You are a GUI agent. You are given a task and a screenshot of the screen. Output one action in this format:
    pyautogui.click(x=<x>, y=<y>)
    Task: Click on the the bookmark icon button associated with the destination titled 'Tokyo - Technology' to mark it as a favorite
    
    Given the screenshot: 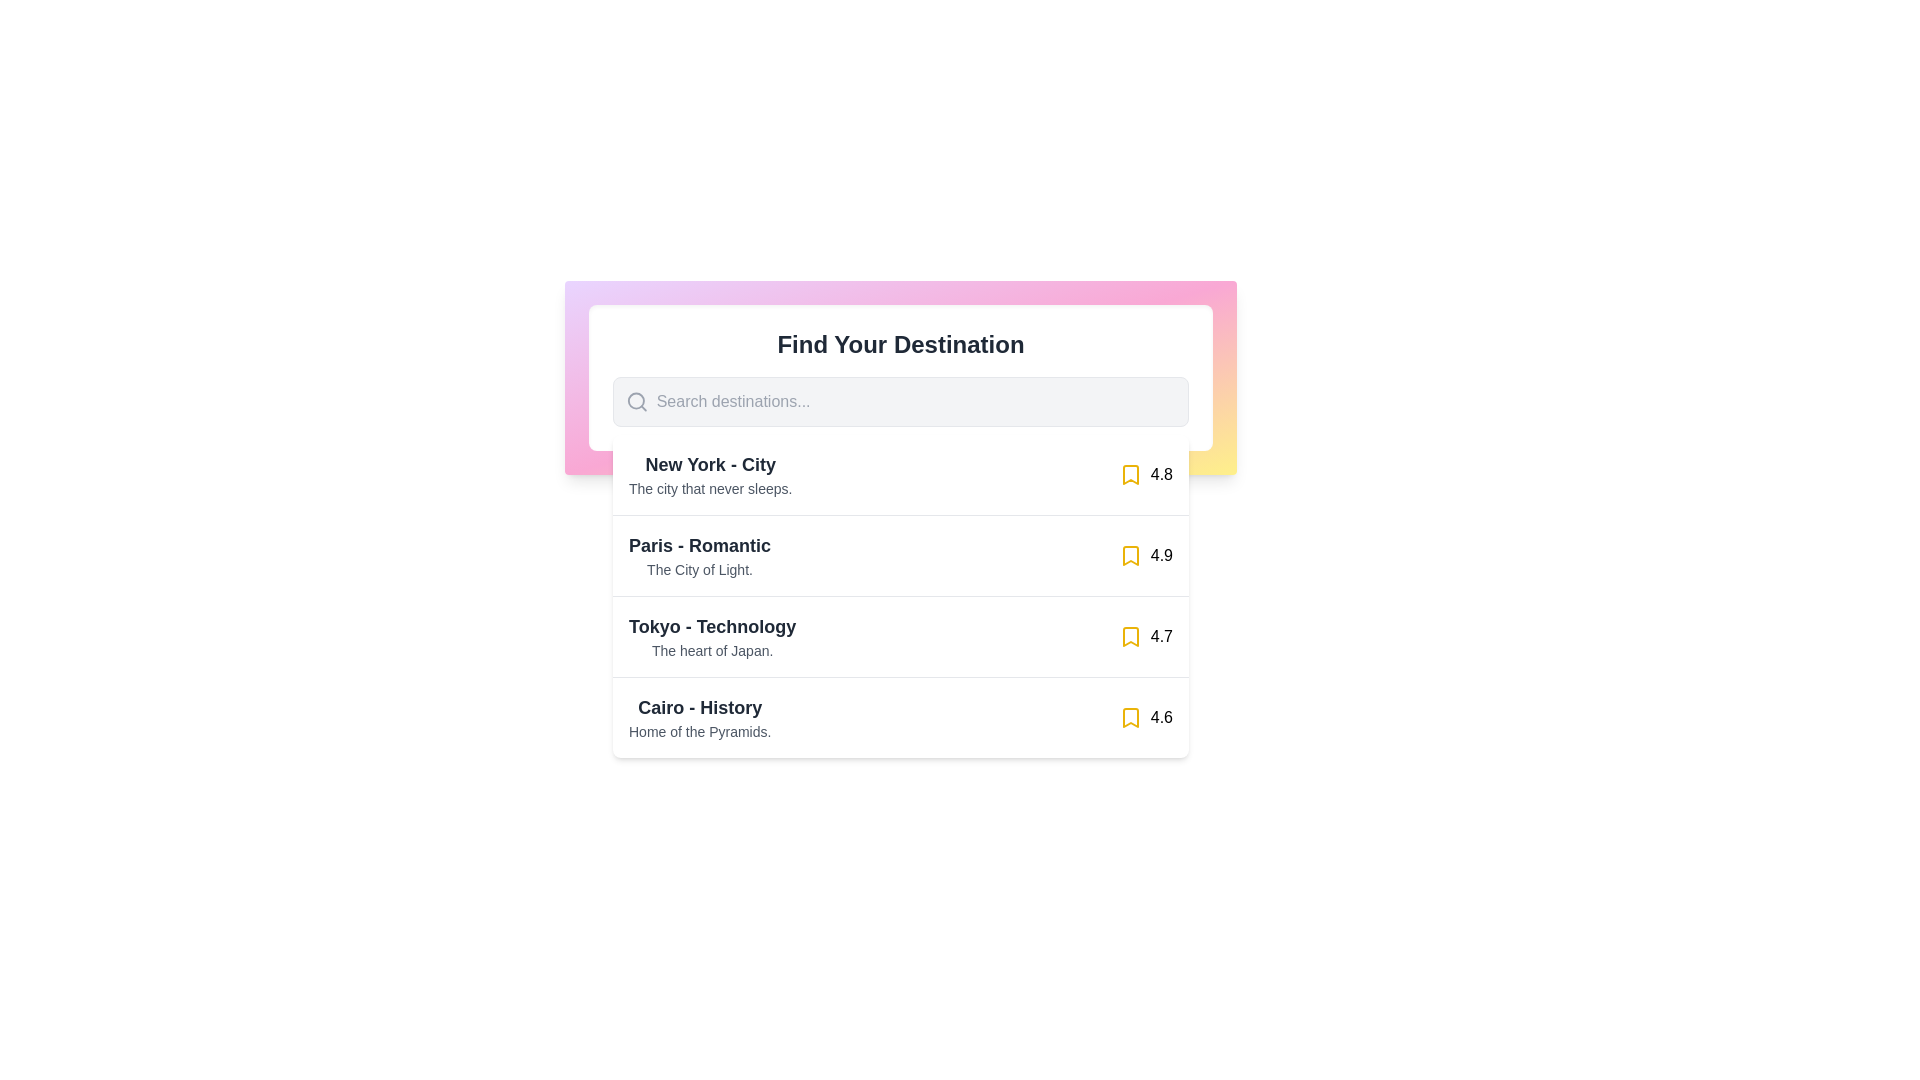 What is the action you would take?
    pyautogui.click(x=1130, y=636)
    